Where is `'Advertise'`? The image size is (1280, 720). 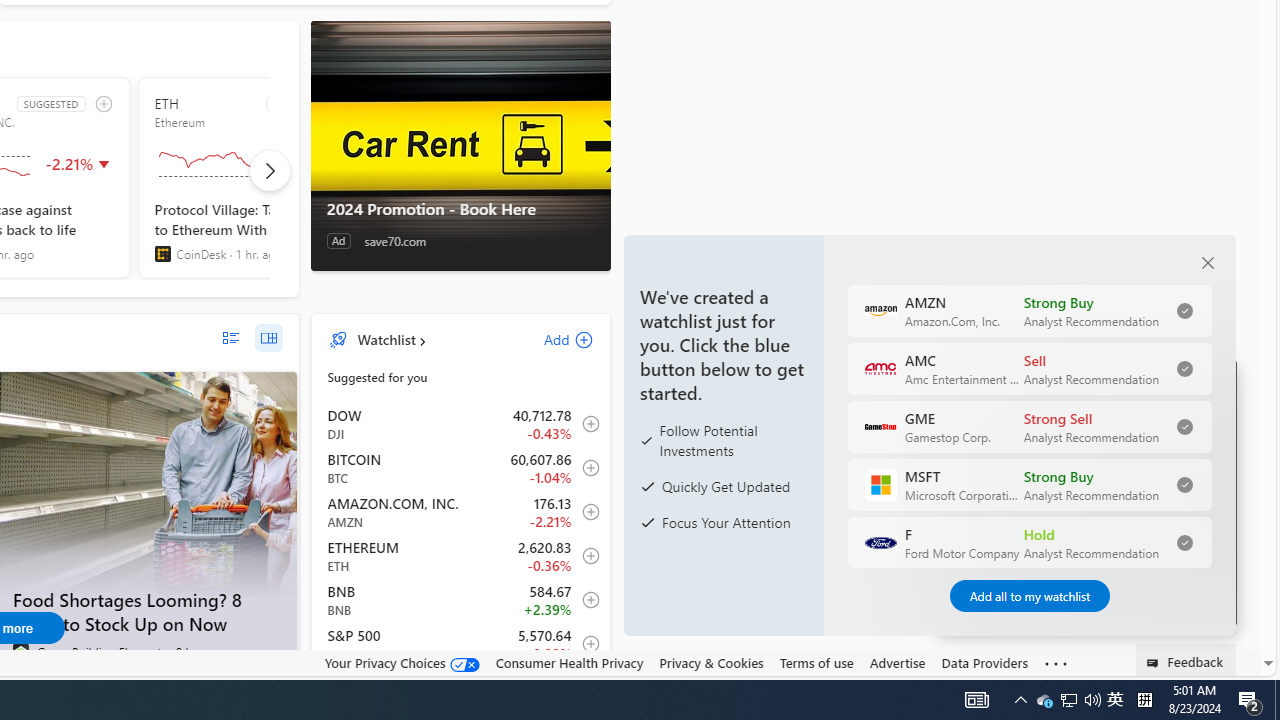 'Advertise' is located at coordinates (896, 663).